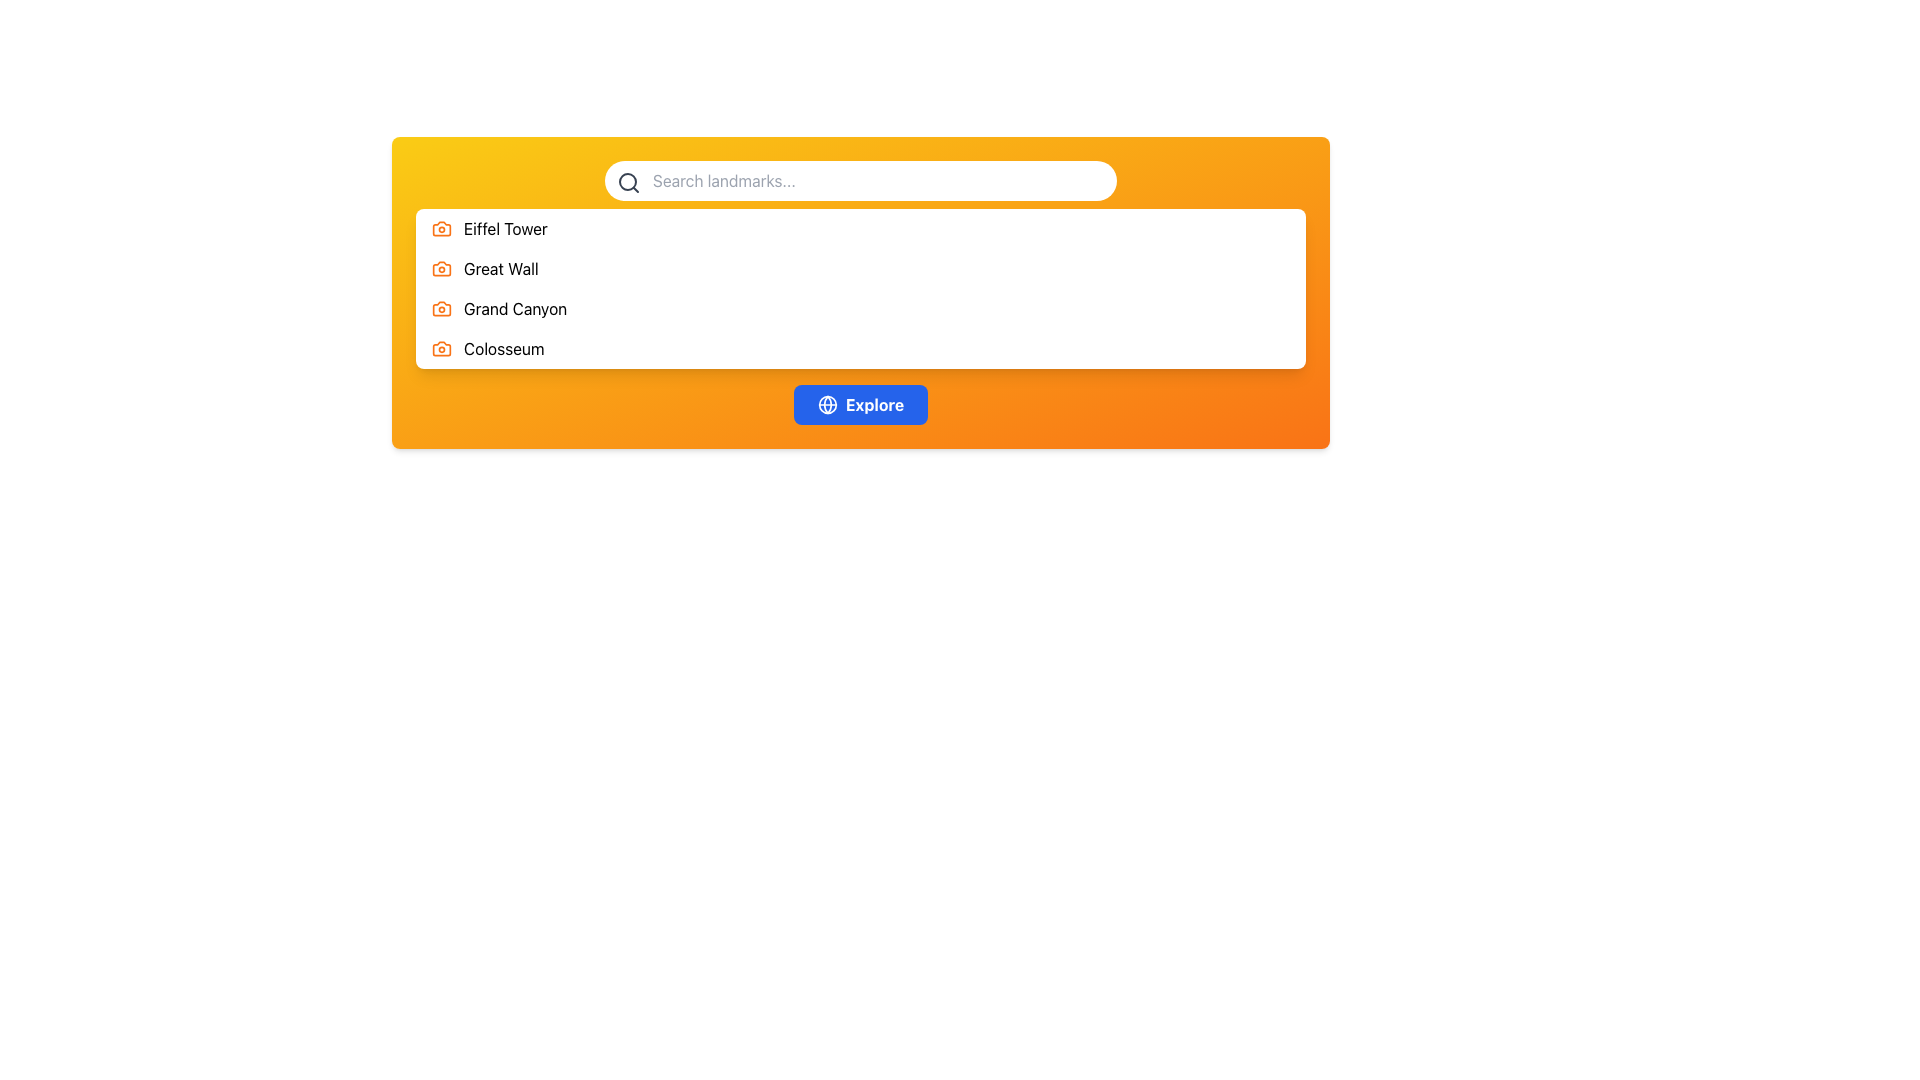 The width and height of the screenshot is (1920, 1080). Describe the element at coordinates (504, 347) in the screenshot. I see `the 'Colosseum' text label, which is the fourth item in a vertically arranged dropdown list` at that location.